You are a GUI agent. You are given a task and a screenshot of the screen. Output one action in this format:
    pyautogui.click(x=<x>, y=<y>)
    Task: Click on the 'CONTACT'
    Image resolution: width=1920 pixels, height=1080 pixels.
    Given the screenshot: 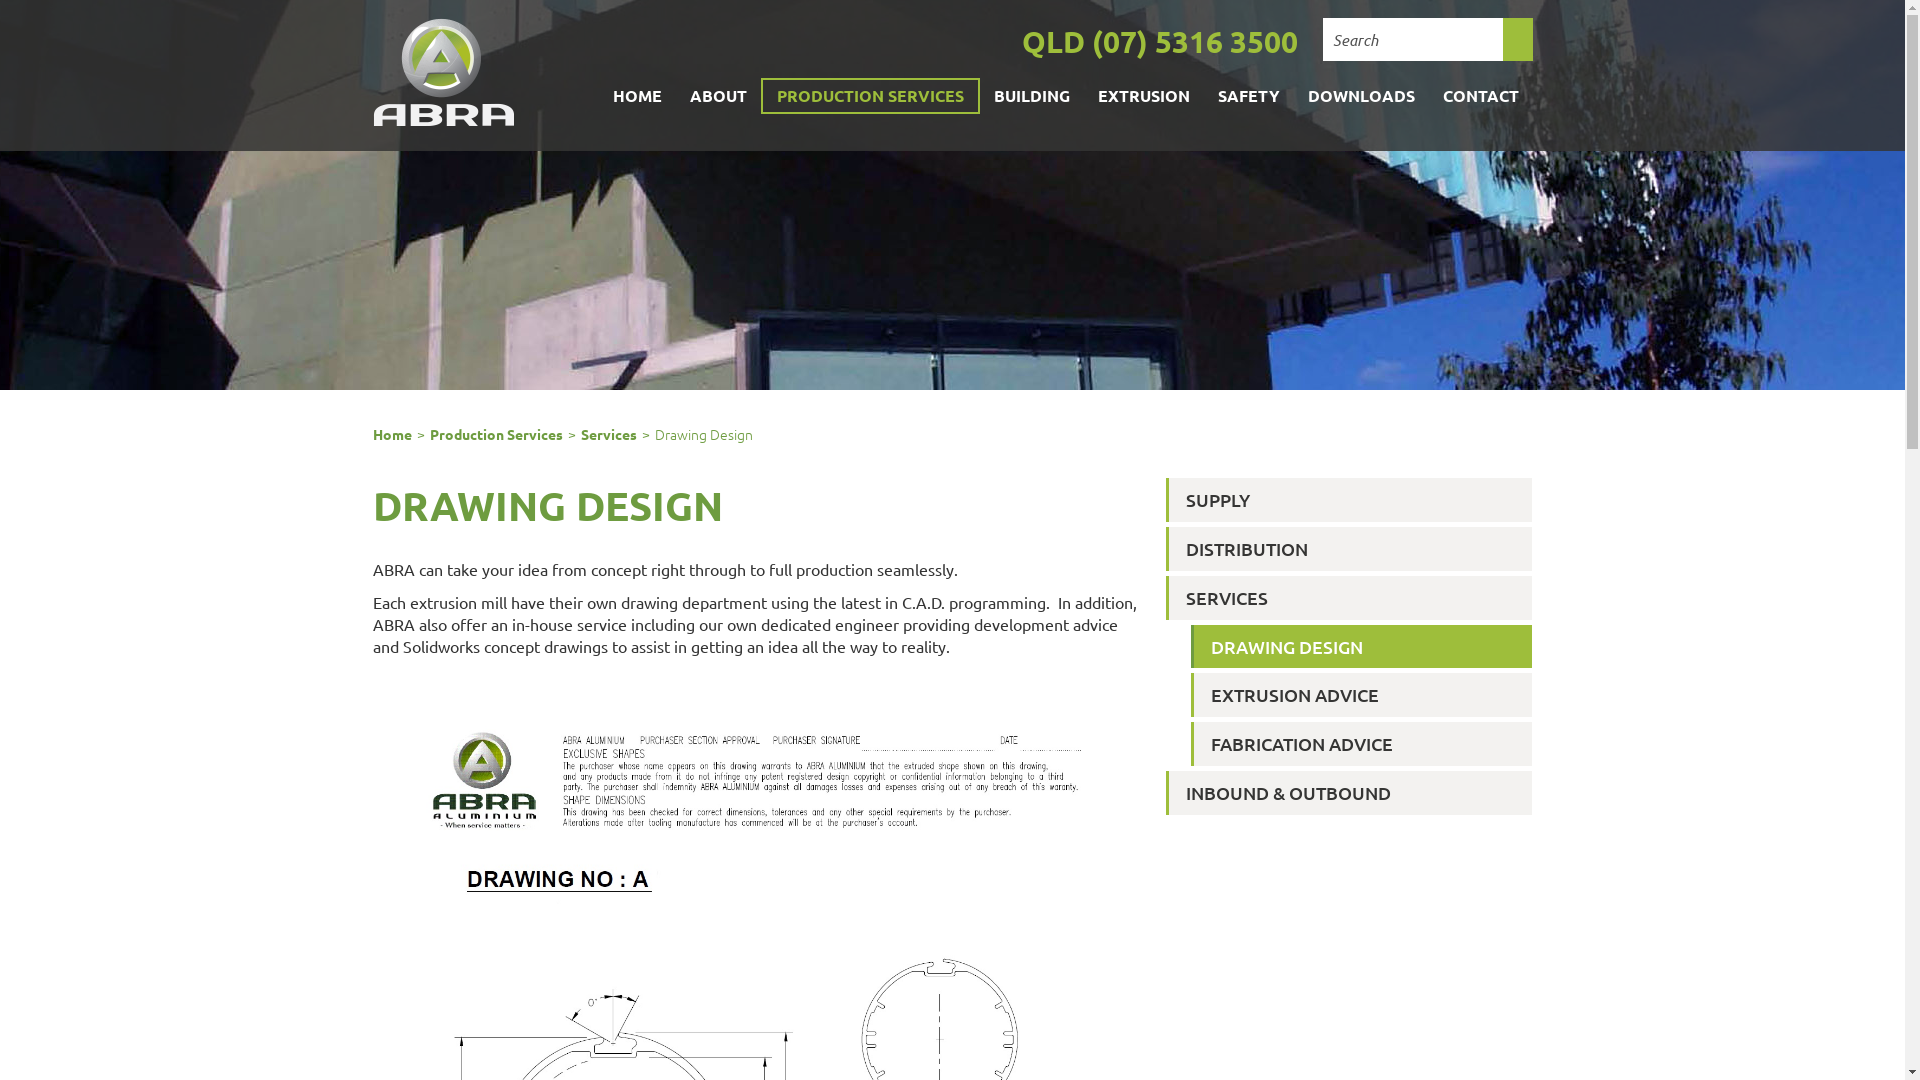 What is the action you would take?
    pyautogui.click(x=1479, y=96)
    